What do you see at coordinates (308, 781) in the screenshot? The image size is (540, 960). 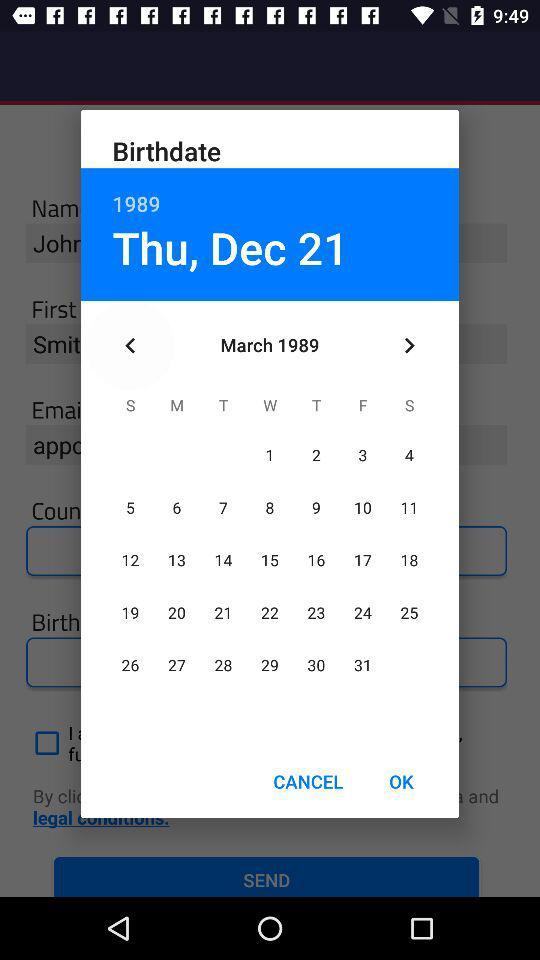 I see `the item at the bottom` at bounding box center [308, 781].